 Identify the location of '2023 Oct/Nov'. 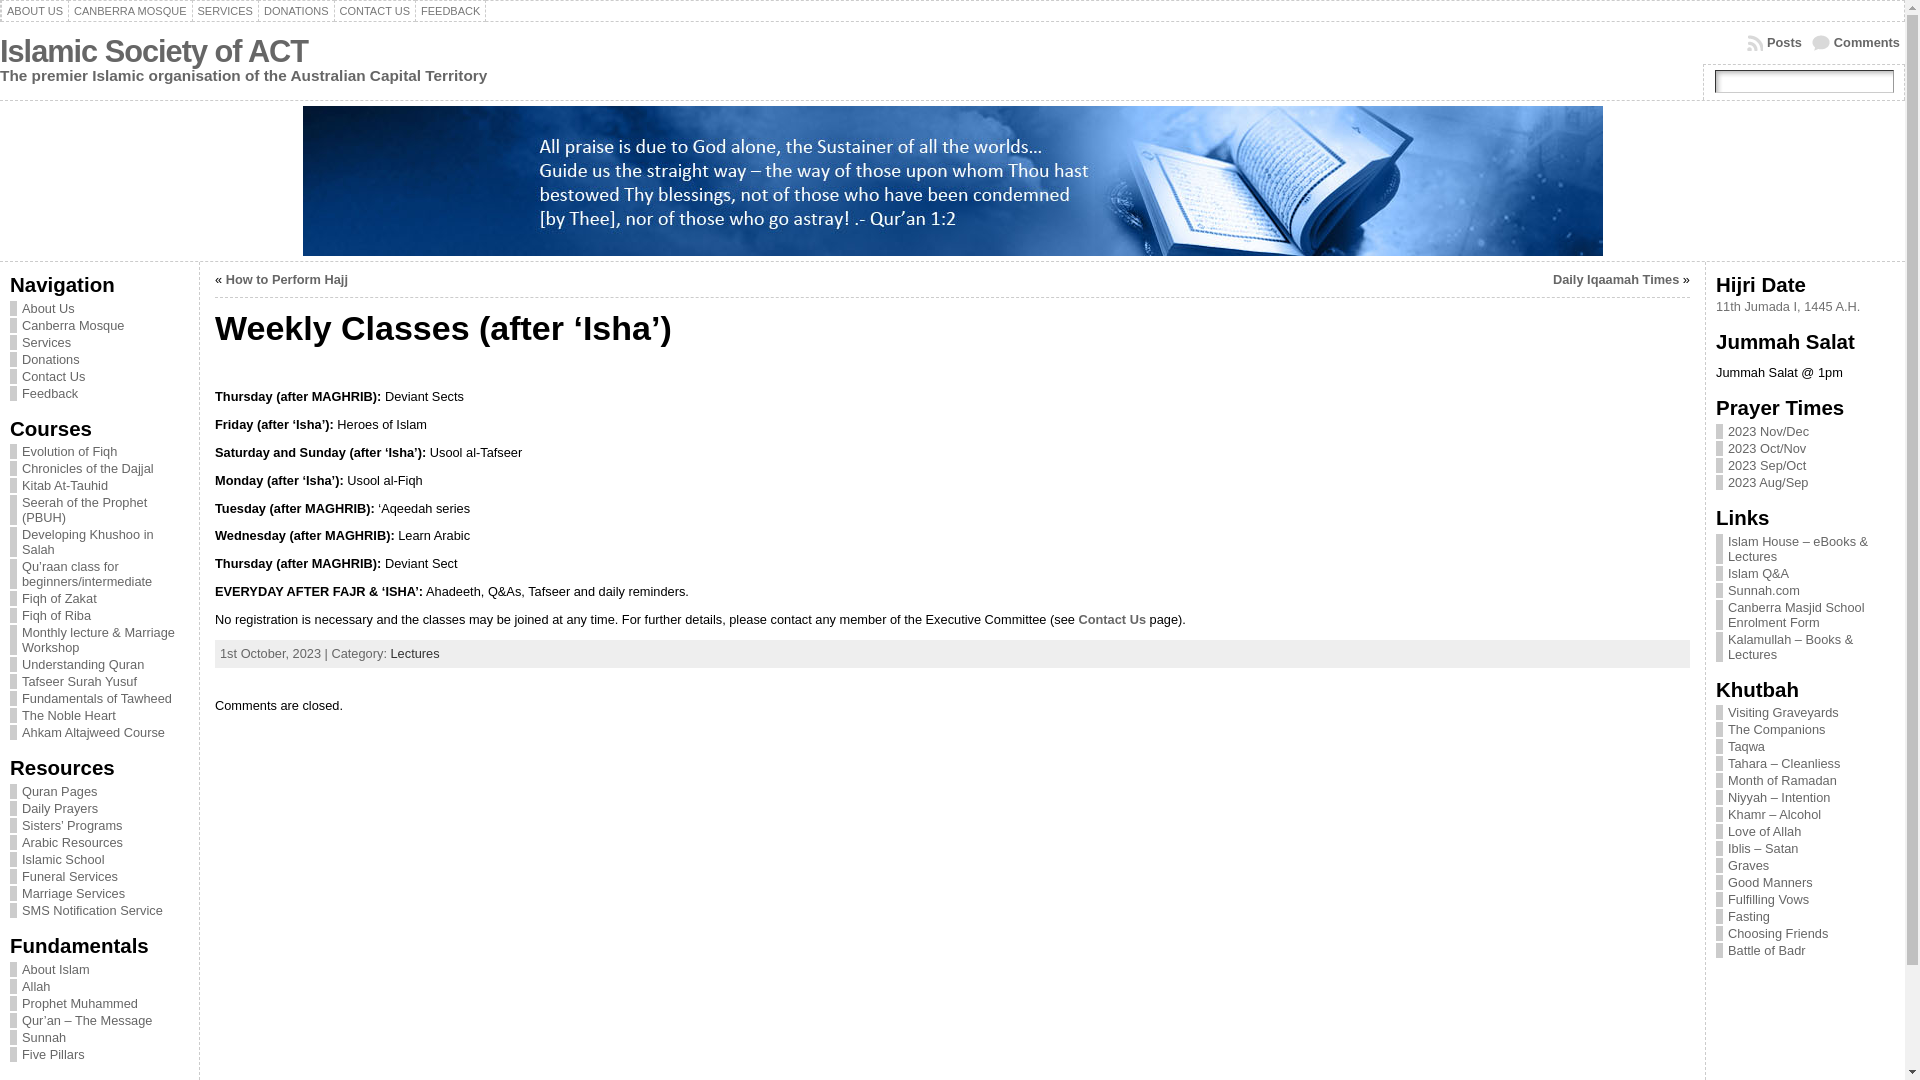
(1766, 447).